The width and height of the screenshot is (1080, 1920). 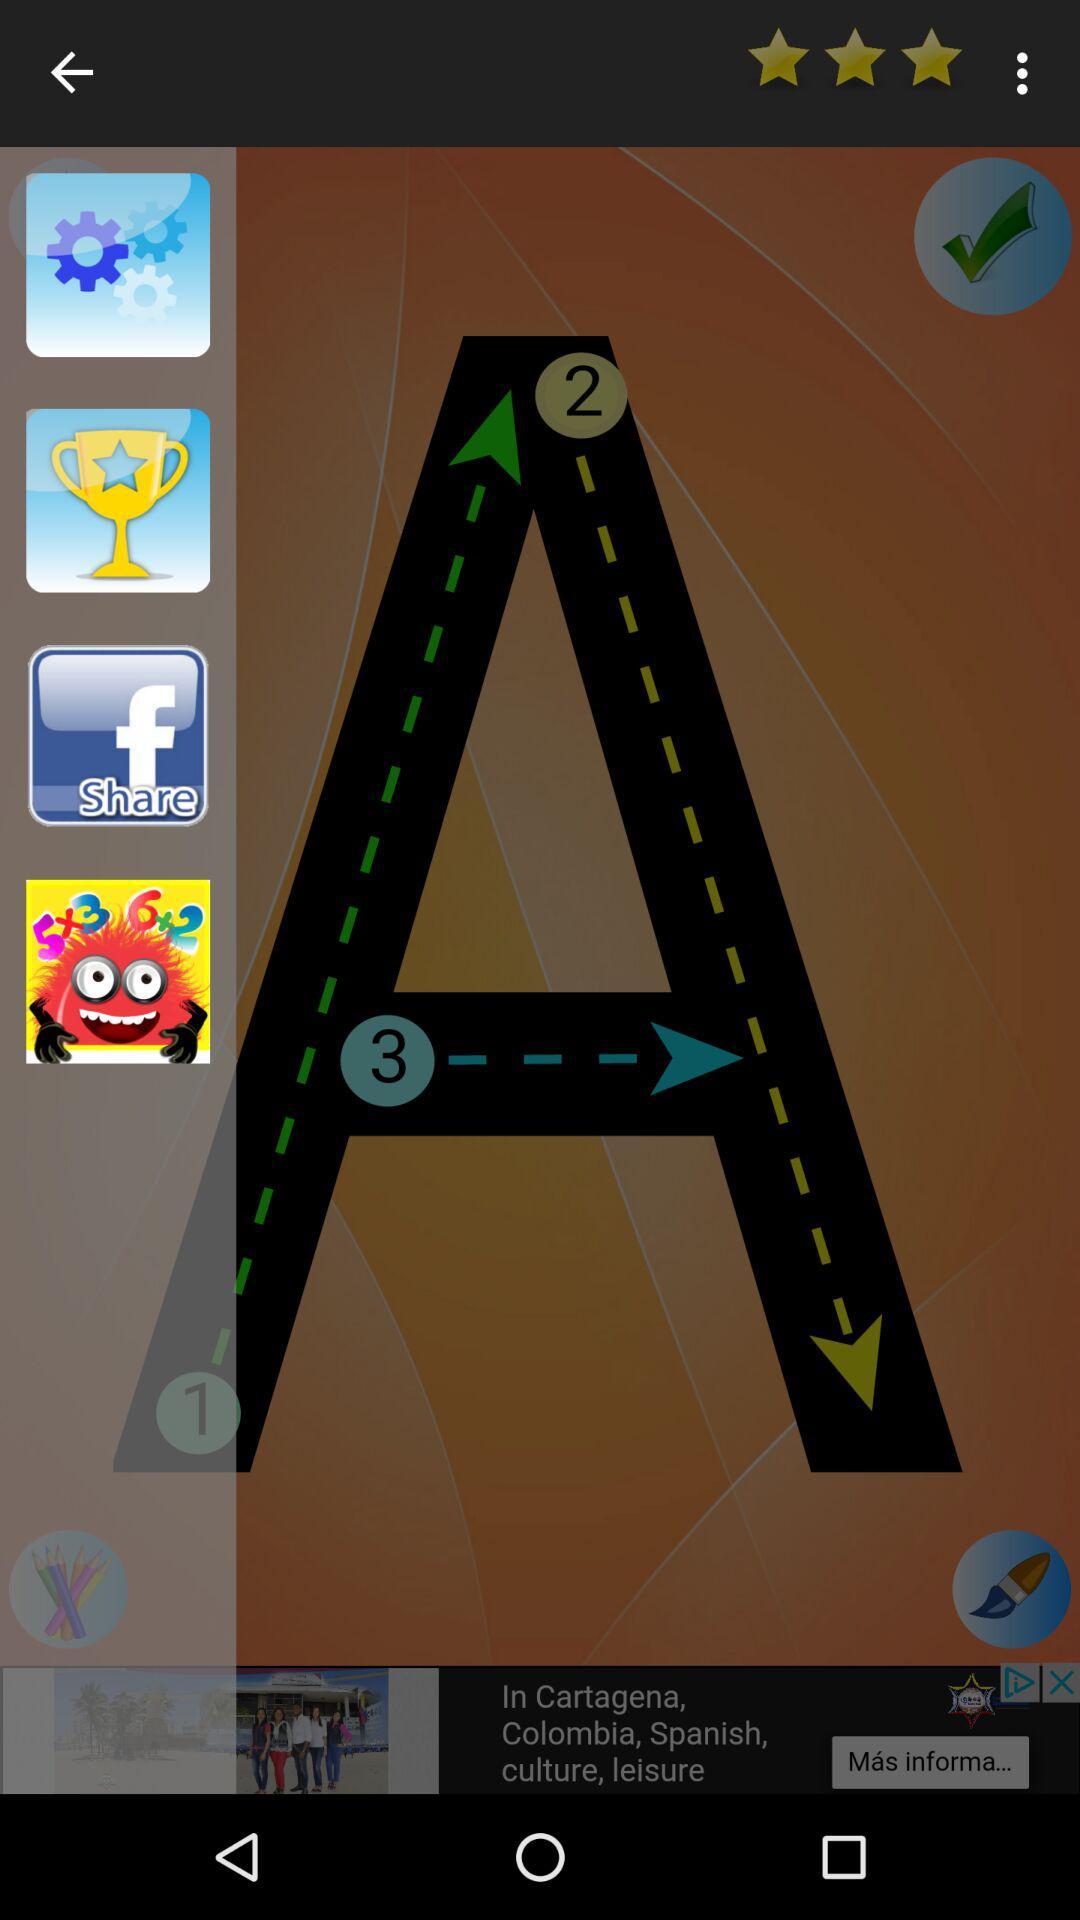 I want to click on the settings icon, so click(x=66, y=216).